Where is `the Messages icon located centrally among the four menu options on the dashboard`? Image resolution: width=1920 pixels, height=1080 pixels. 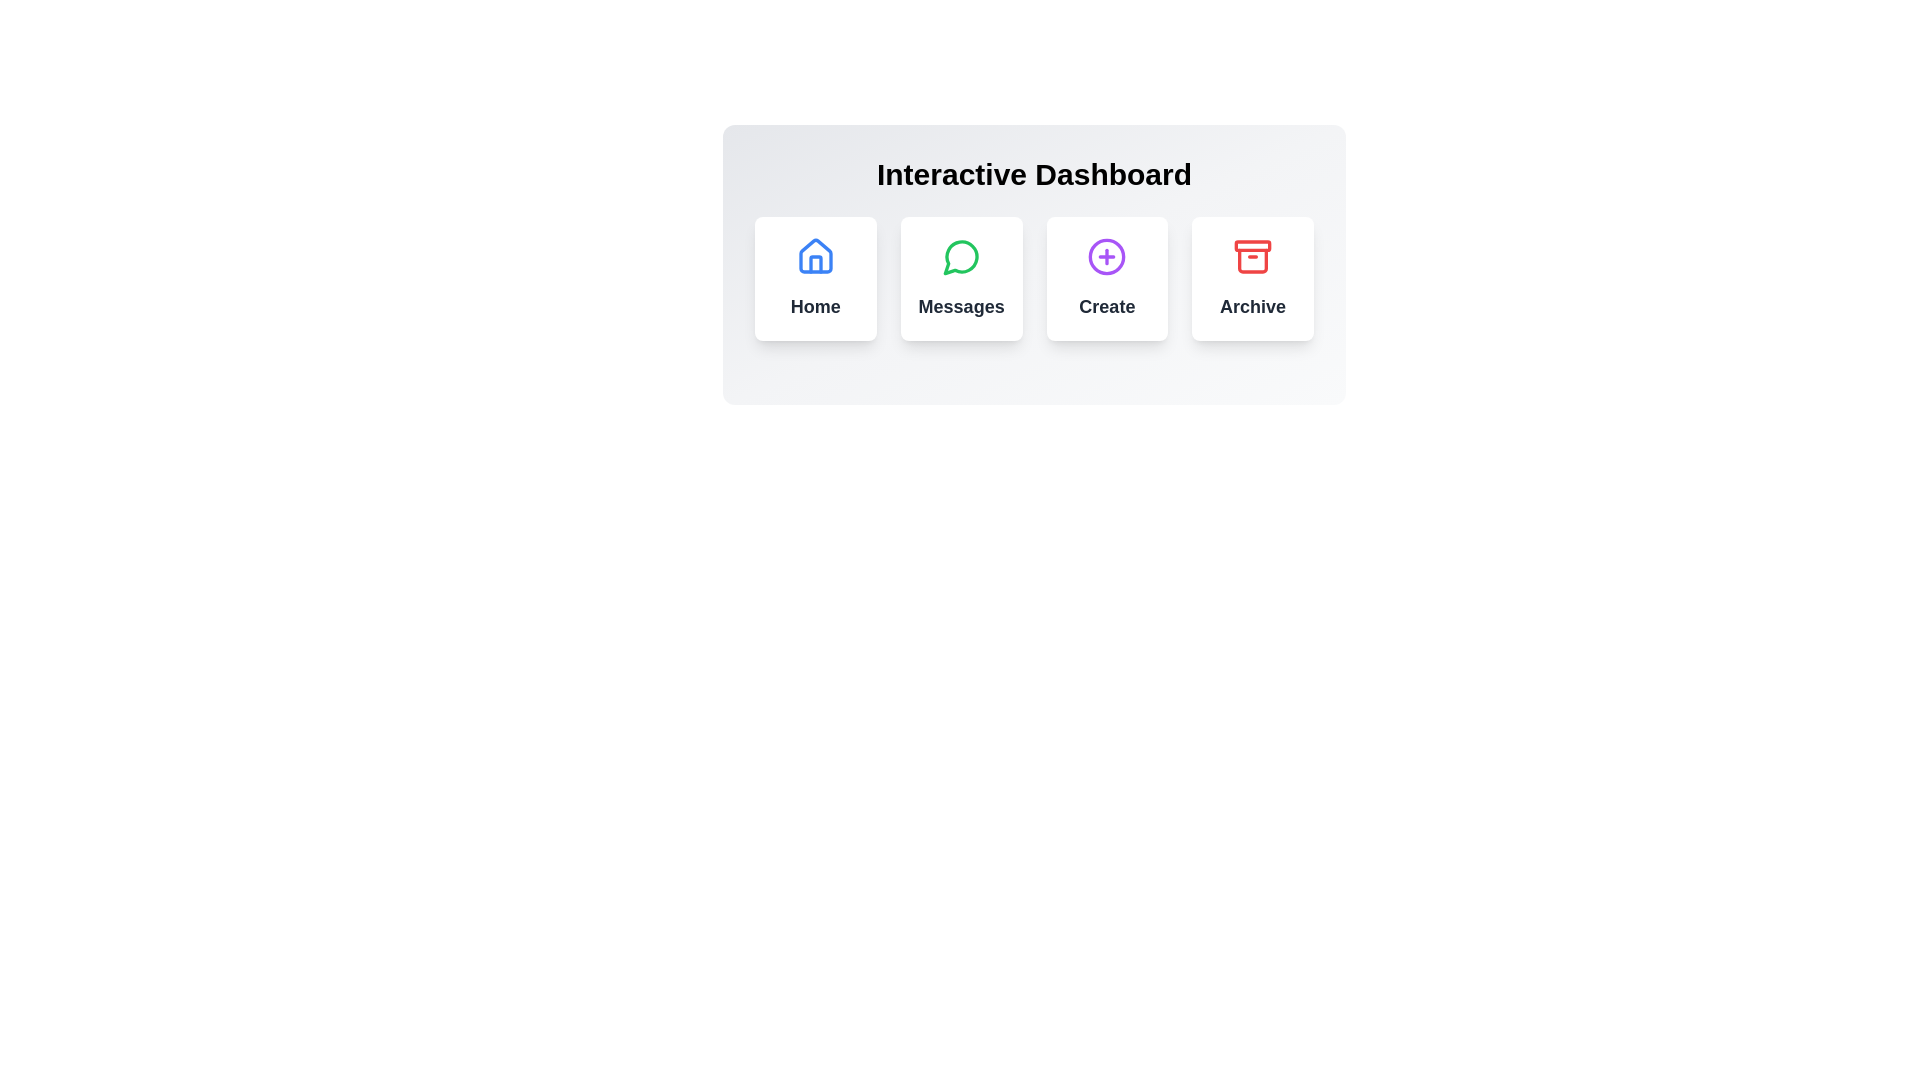
the Messages icon located centrally among the four menu options on the dashboard is located at coordinates (960, 256).